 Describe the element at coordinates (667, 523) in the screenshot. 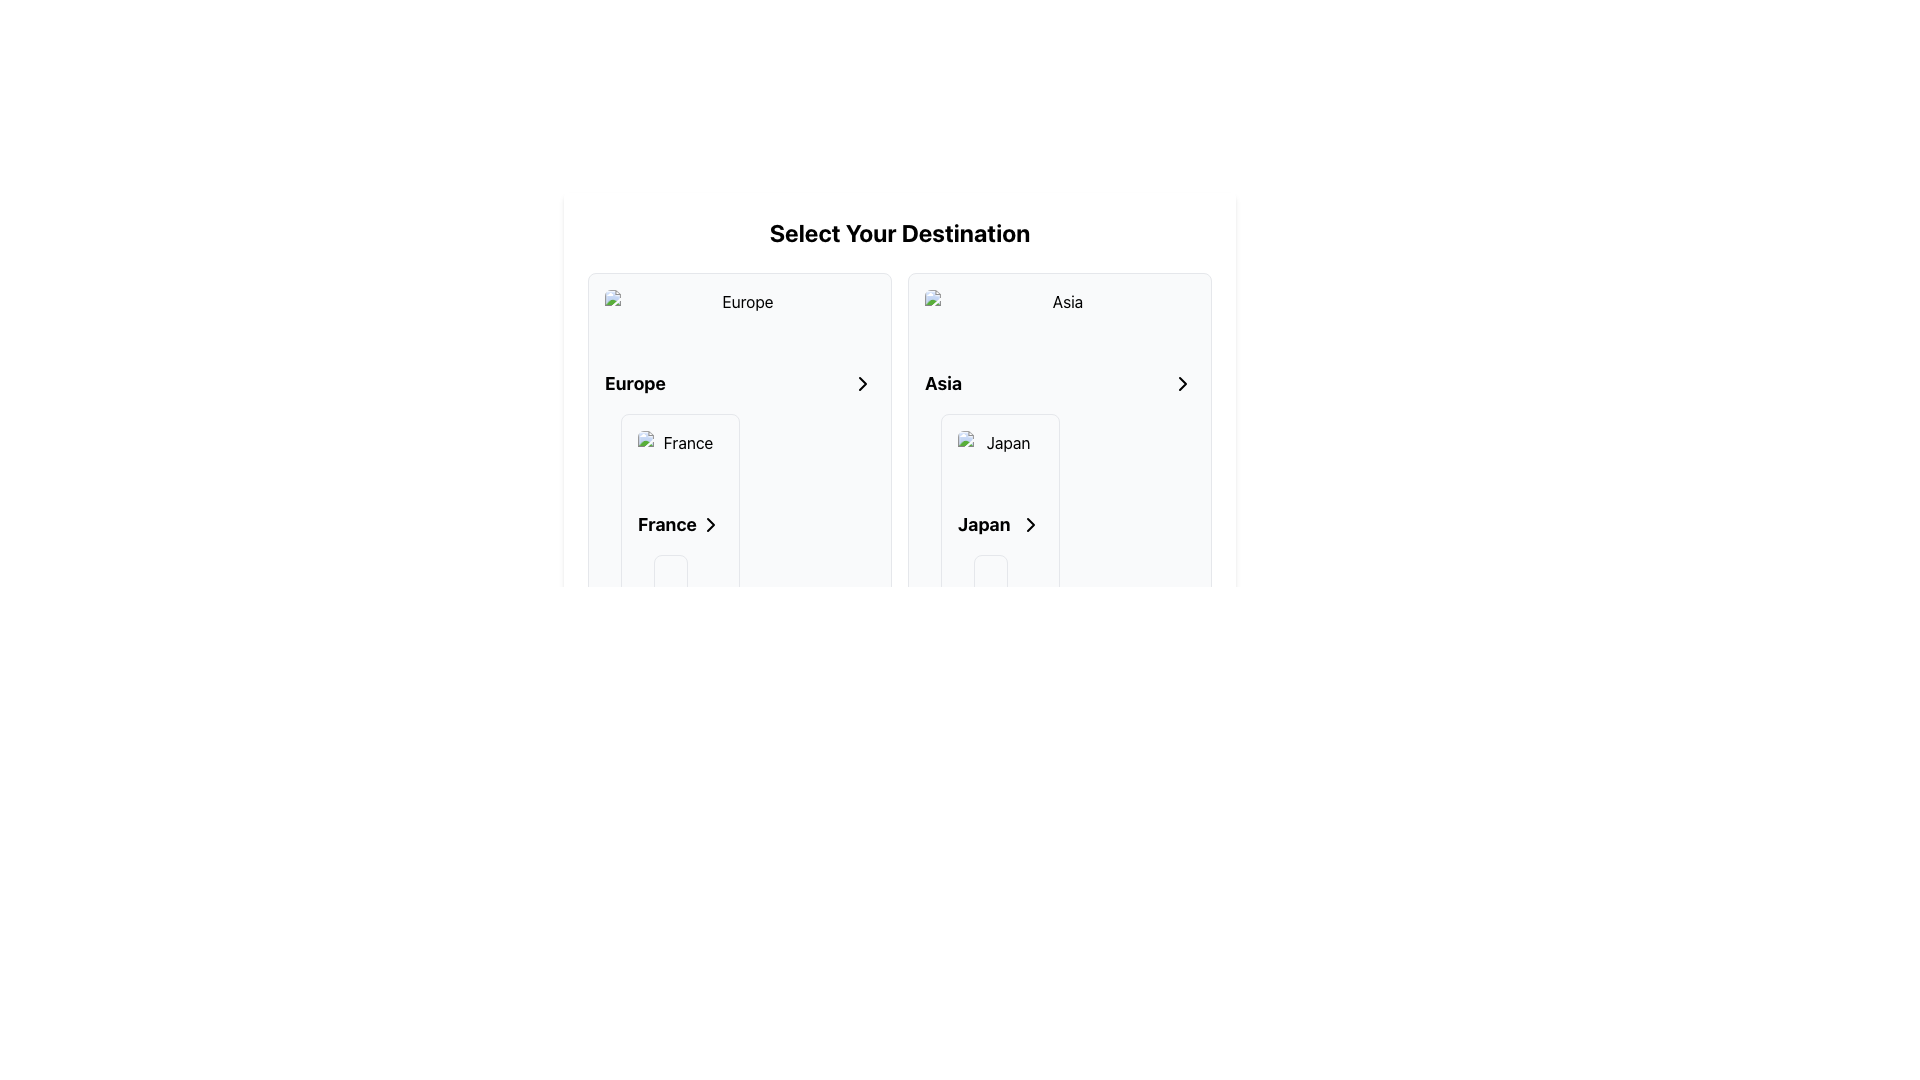

I see `text label 'France' which is part of a menu or list item, positioned to the left of a chevron icon` at that location.